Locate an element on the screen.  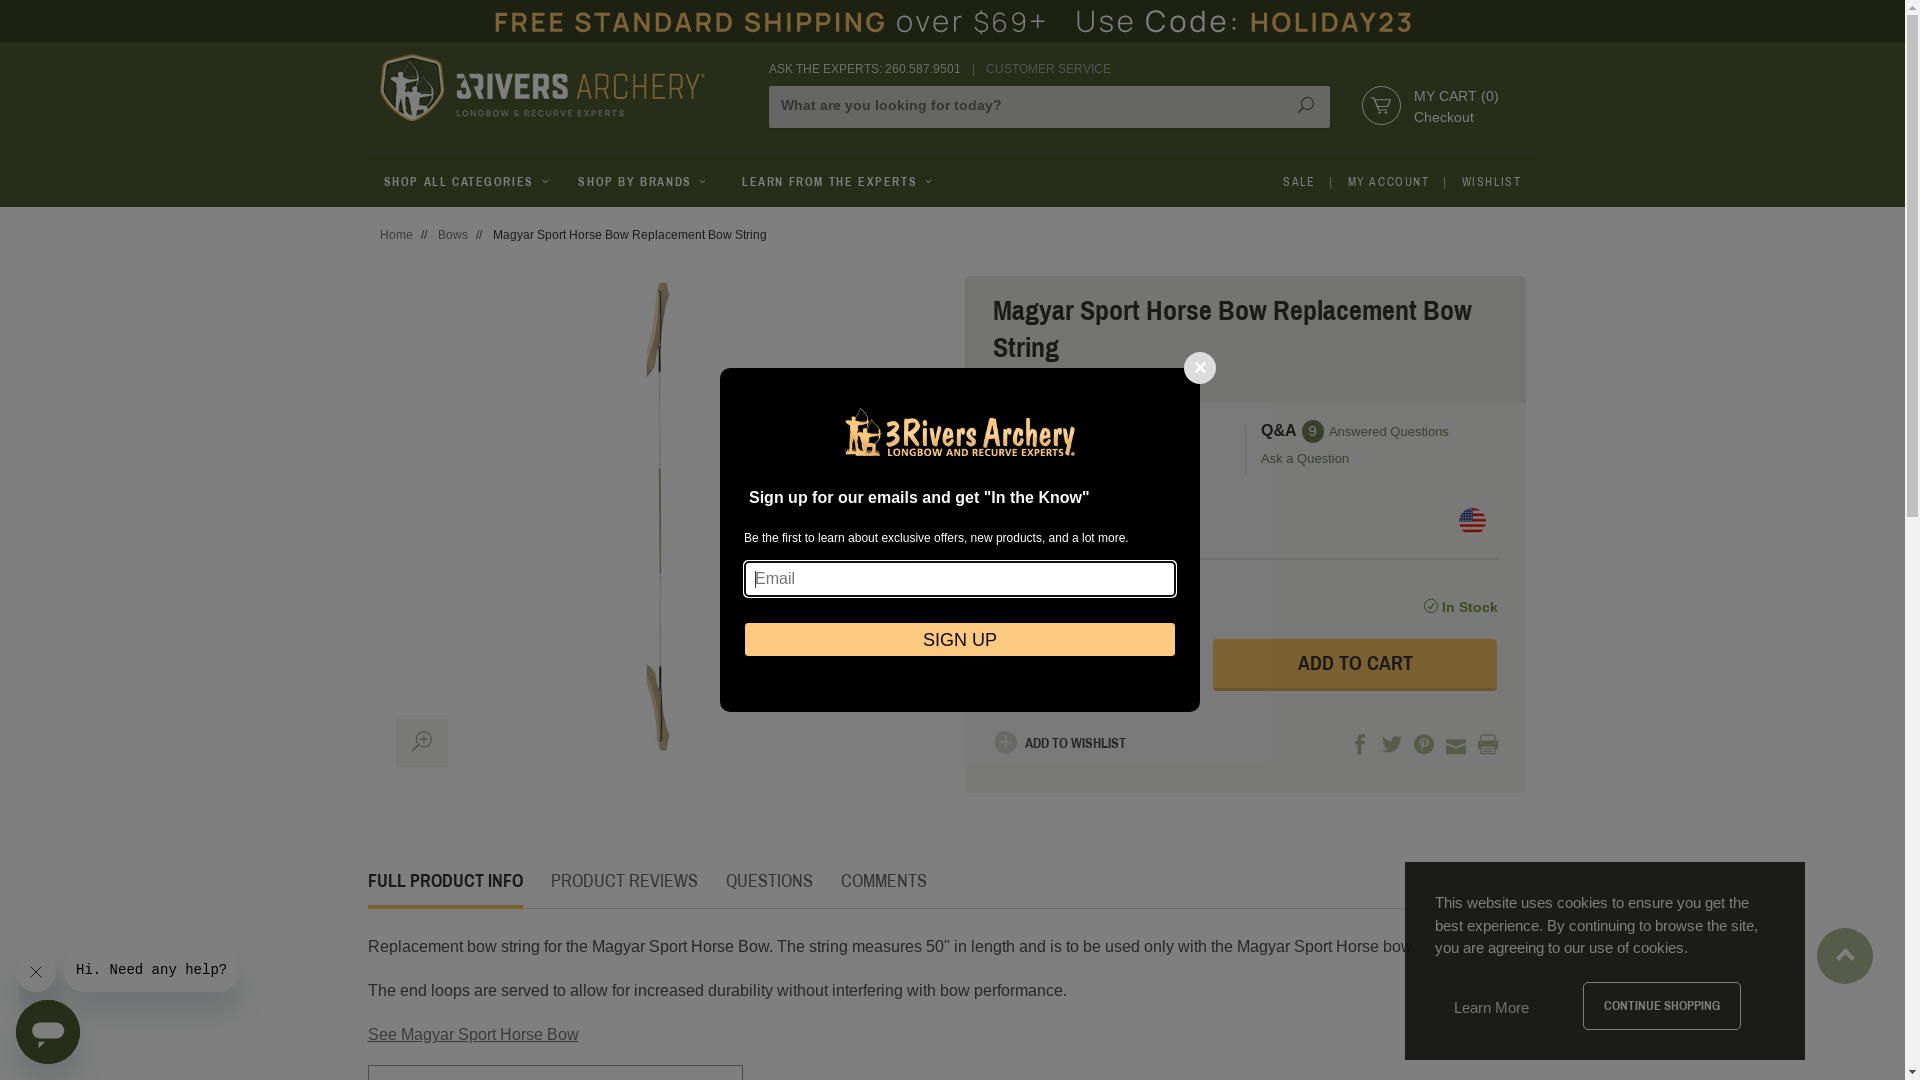
'SHOP BY BRANDS' is located at coordinates (643, 182).